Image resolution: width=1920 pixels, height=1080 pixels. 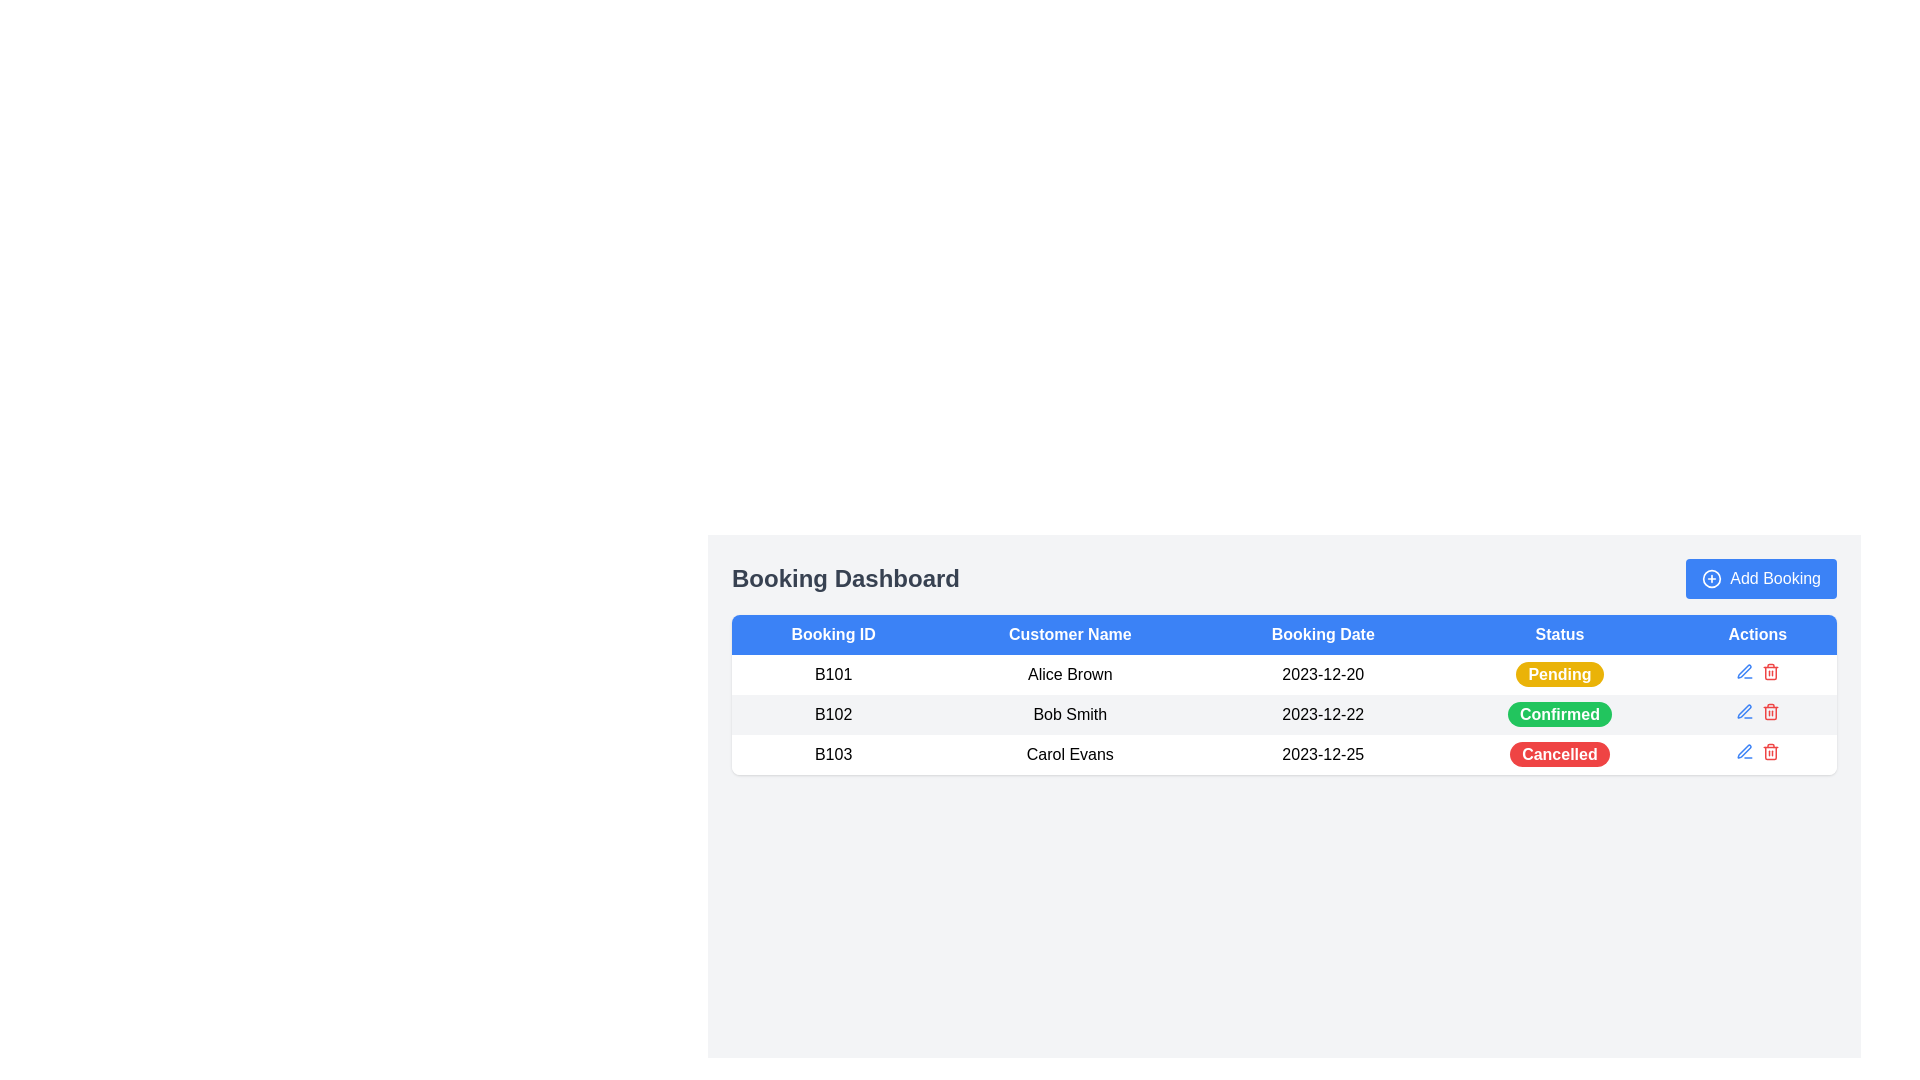 What do you see at coordinates (1284, 755) in the screenshot?
I see `the third row of the table in the Booking Dashboard, which contains the entry 'B103' in the first column` at bounding box center [1284, 755].